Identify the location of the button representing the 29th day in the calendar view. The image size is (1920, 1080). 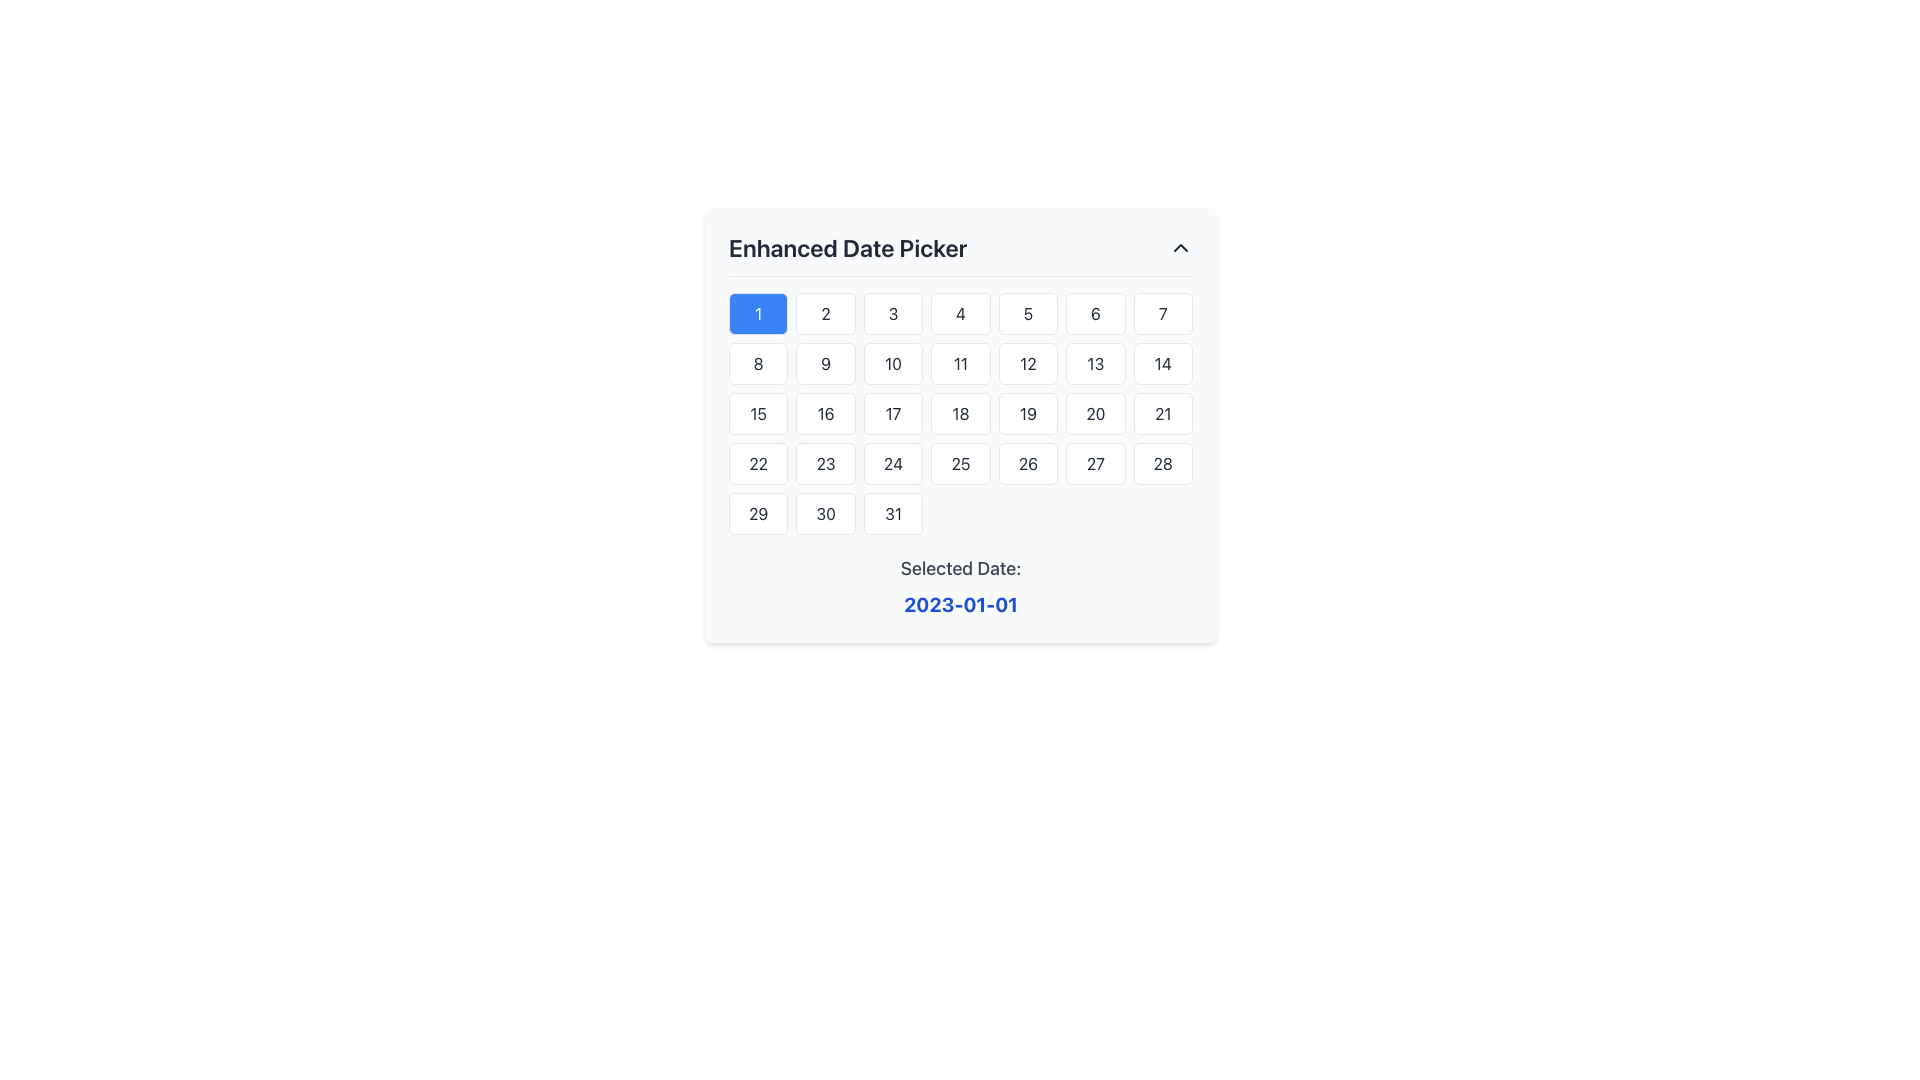
(757, 512).